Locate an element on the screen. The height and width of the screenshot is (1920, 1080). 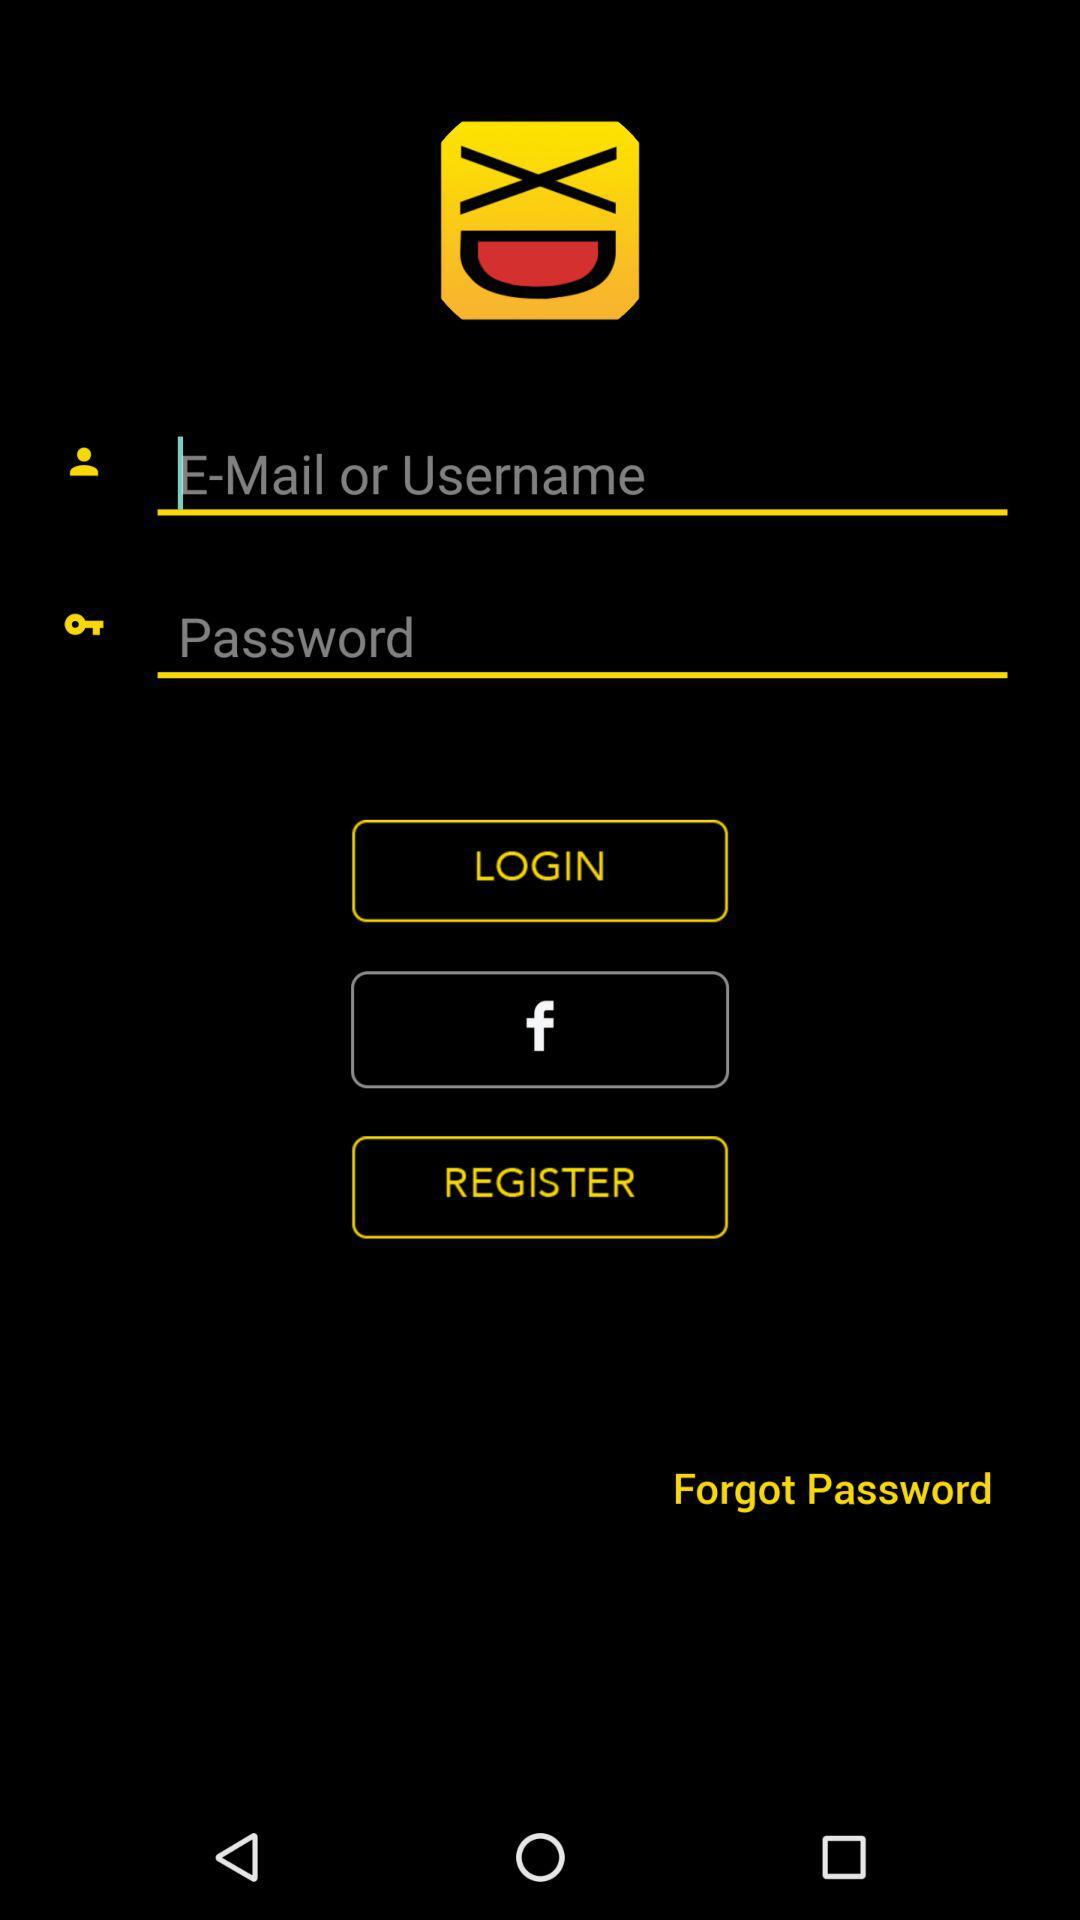
login button is located at coordinates (540, 871).